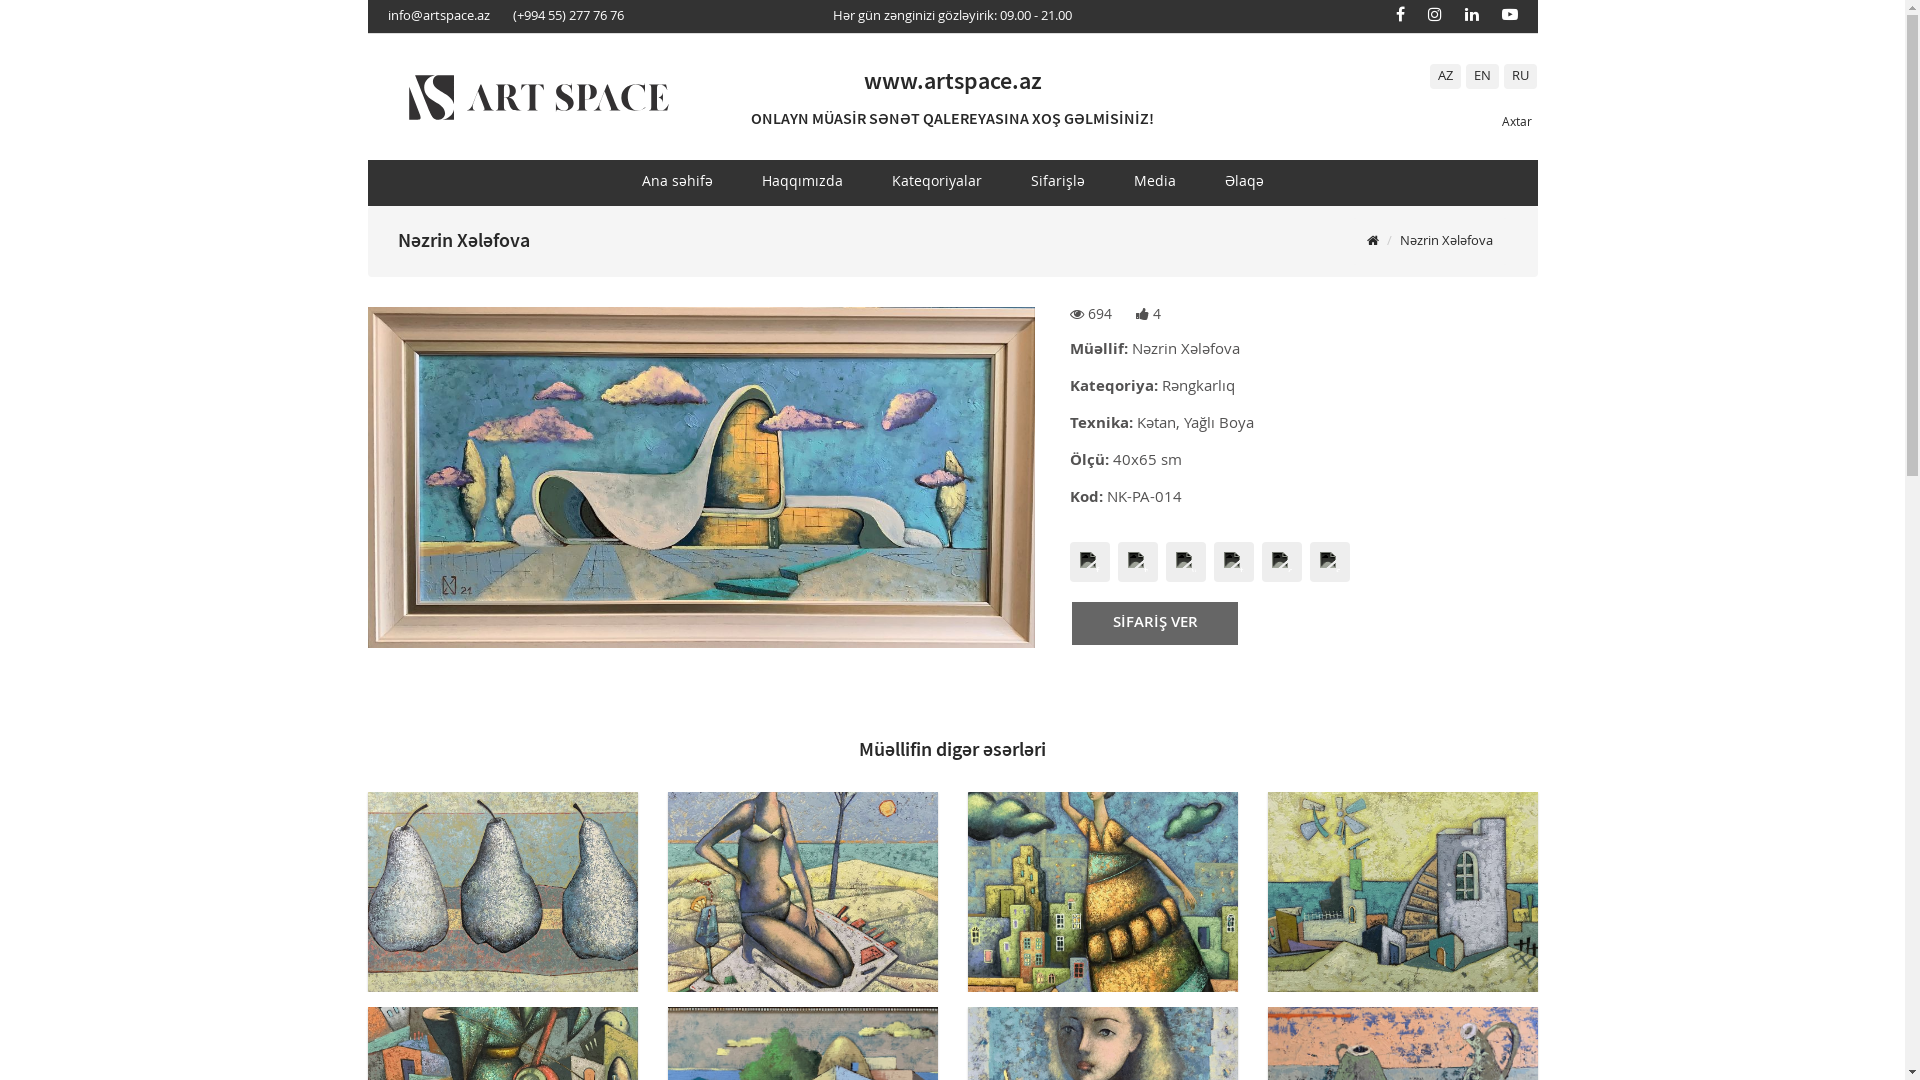 Image resolution: width=1920 pixels, height=1080 pixels. I want to click on 'EN', so click(1482, 75).